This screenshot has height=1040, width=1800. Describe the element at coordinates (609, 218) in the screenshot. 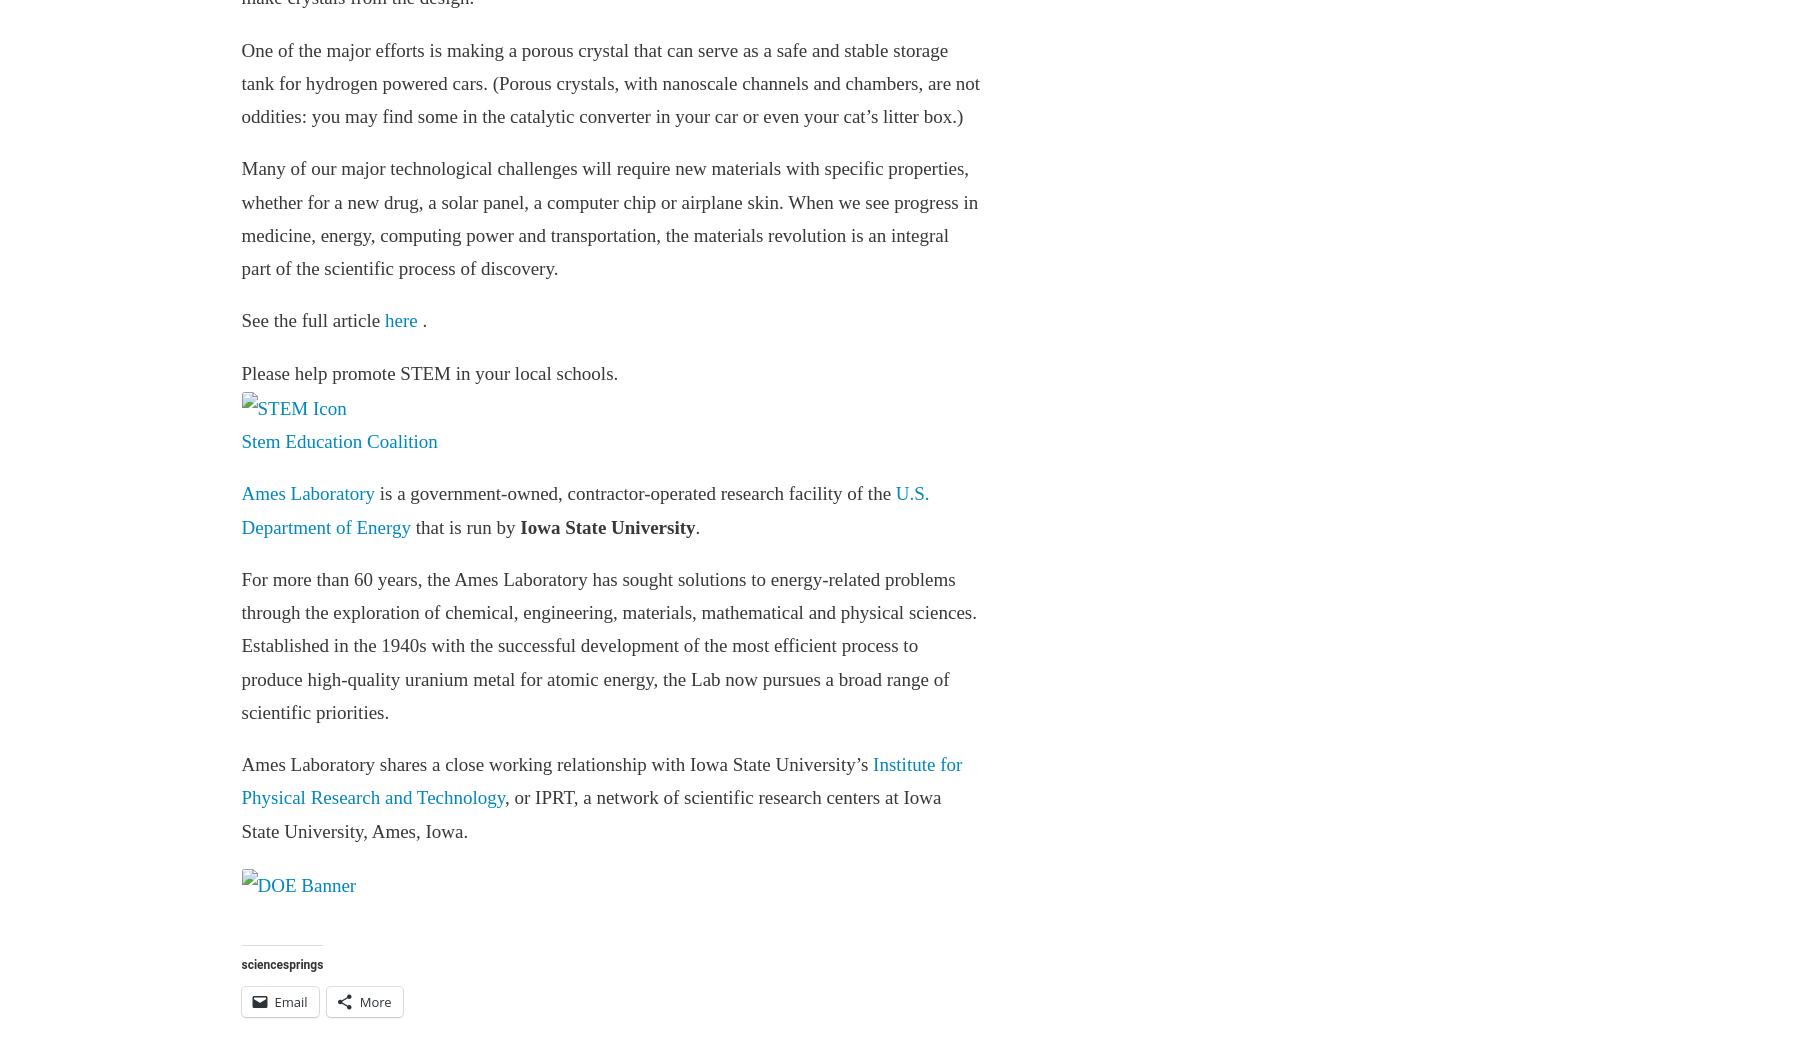

I see `'Many of our major technological challenges will require new materials with specific properties, whether for a new drug, a solar panel, a computer chip or airplane skin. When we see progress in medicine, energy, computing power and transportation, the materials revolution is an integral part of the scientific process of discovery.'` at that location.